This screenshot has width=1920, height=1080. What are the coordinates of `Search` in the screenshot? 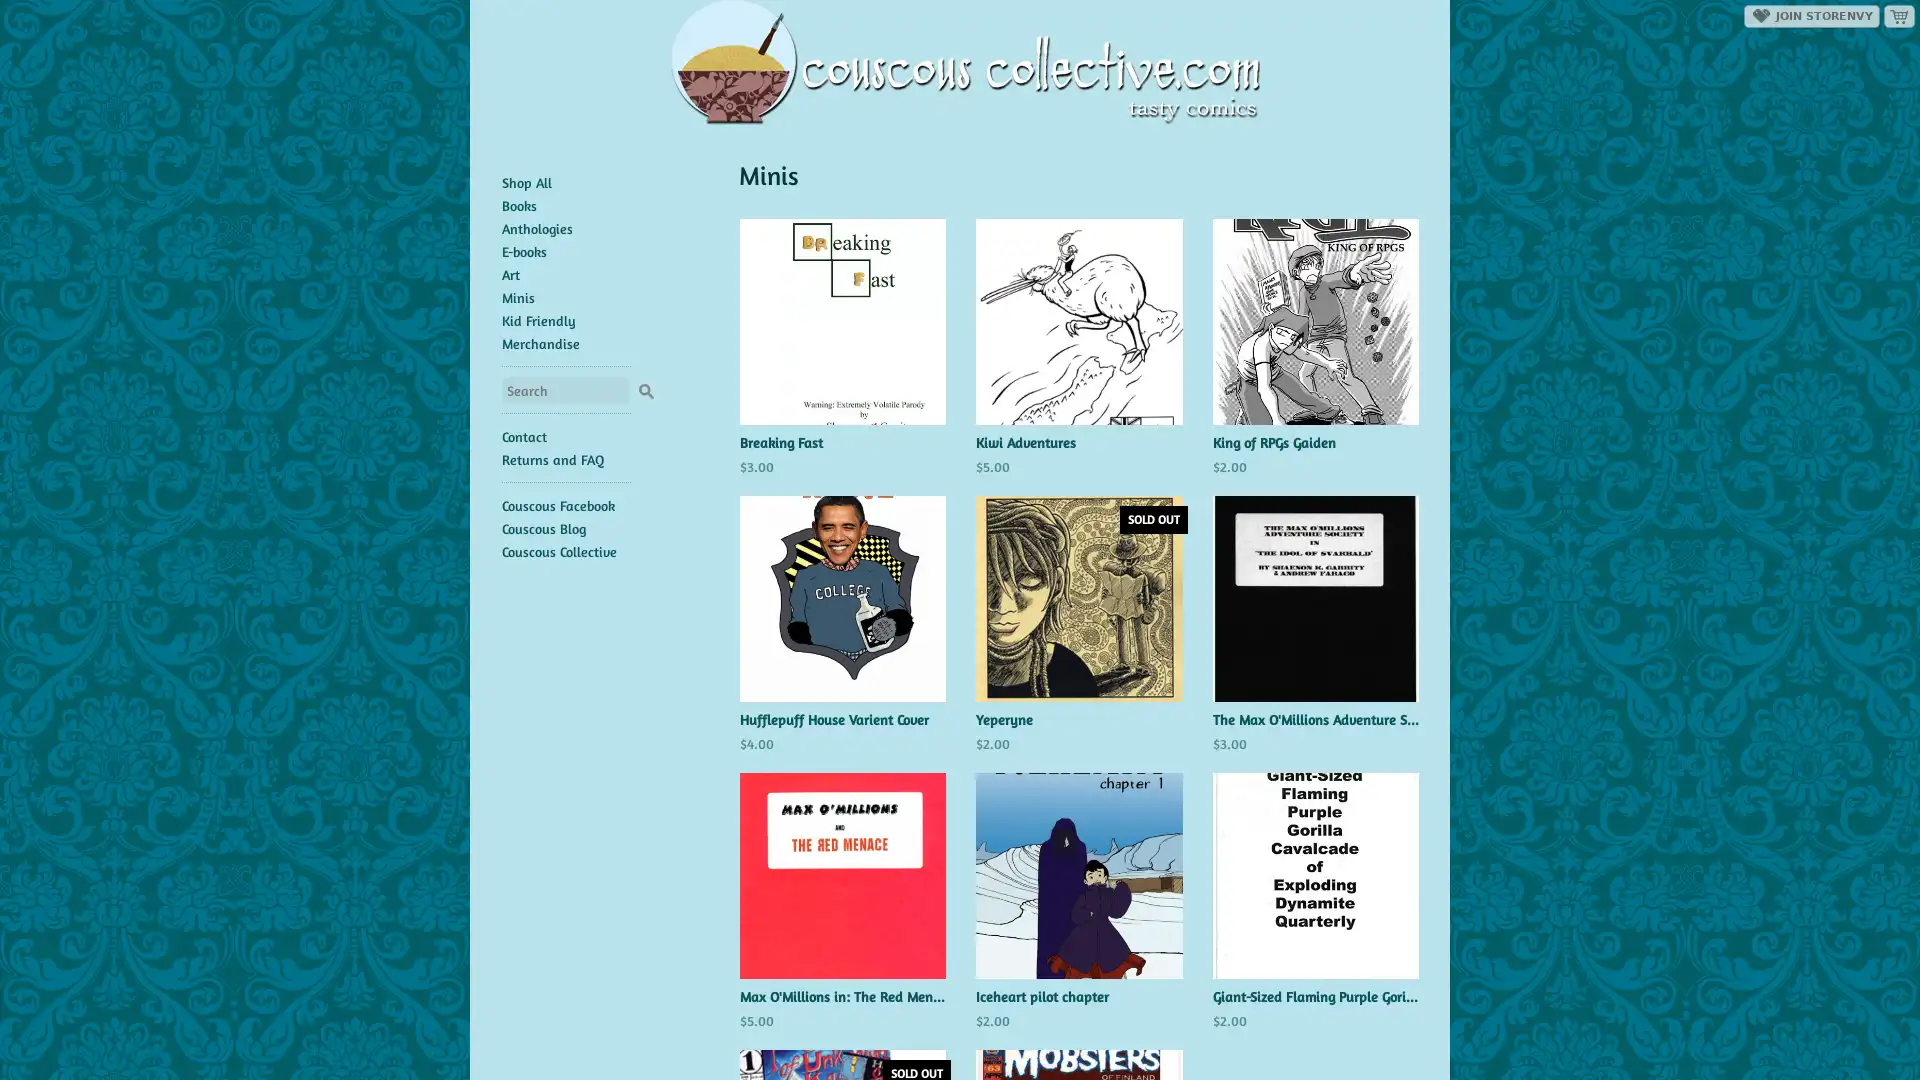 It's located at (645, 388).